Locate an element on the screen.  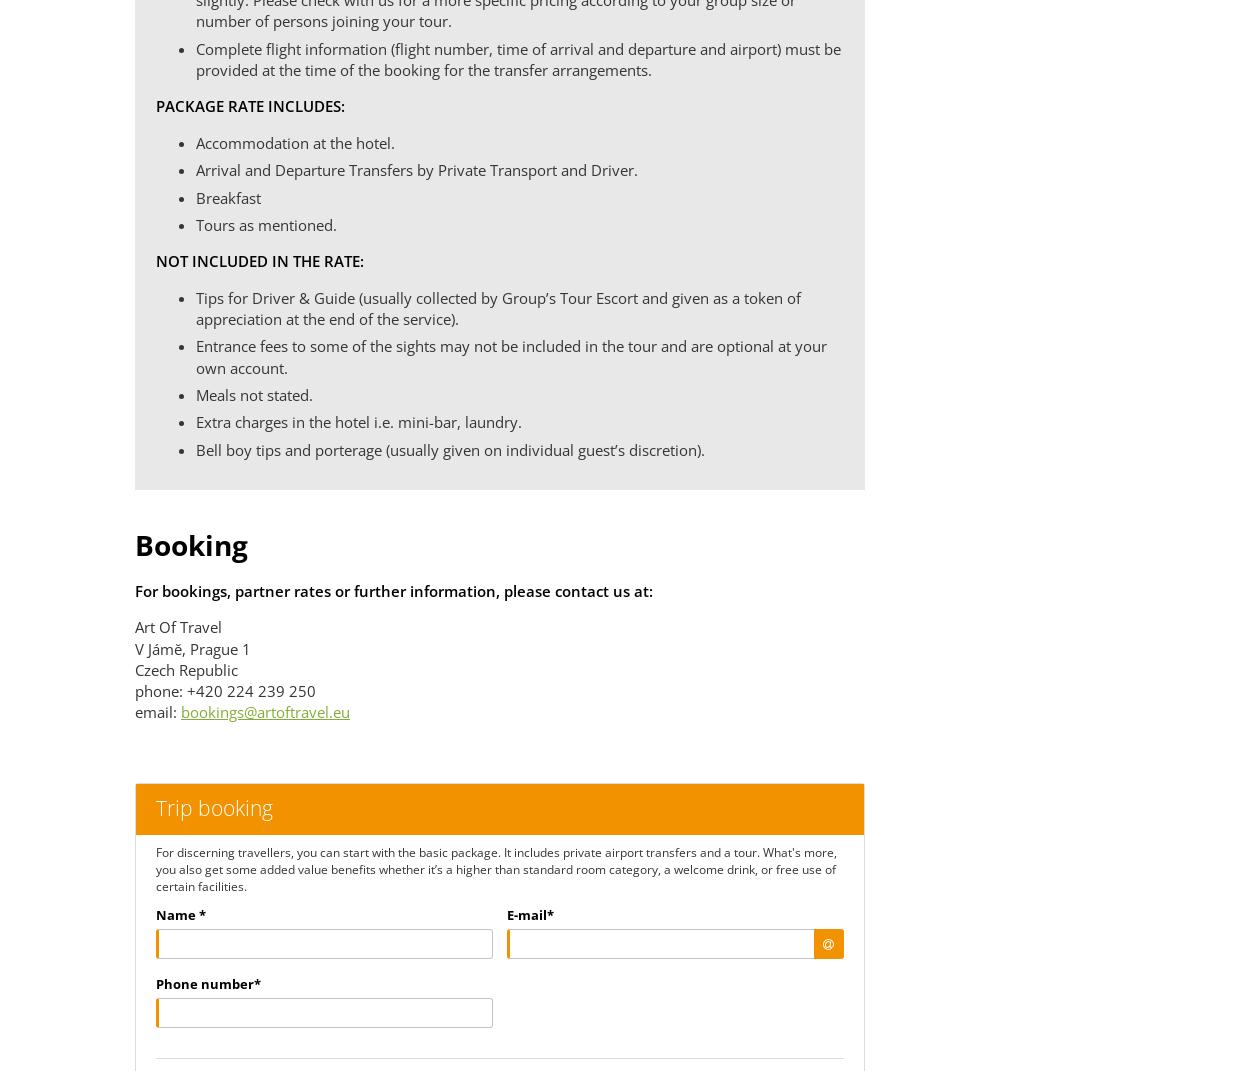
'Arrival and Departure Transfers by Private Transport and Driver.' is located at coordinates (416, 168).